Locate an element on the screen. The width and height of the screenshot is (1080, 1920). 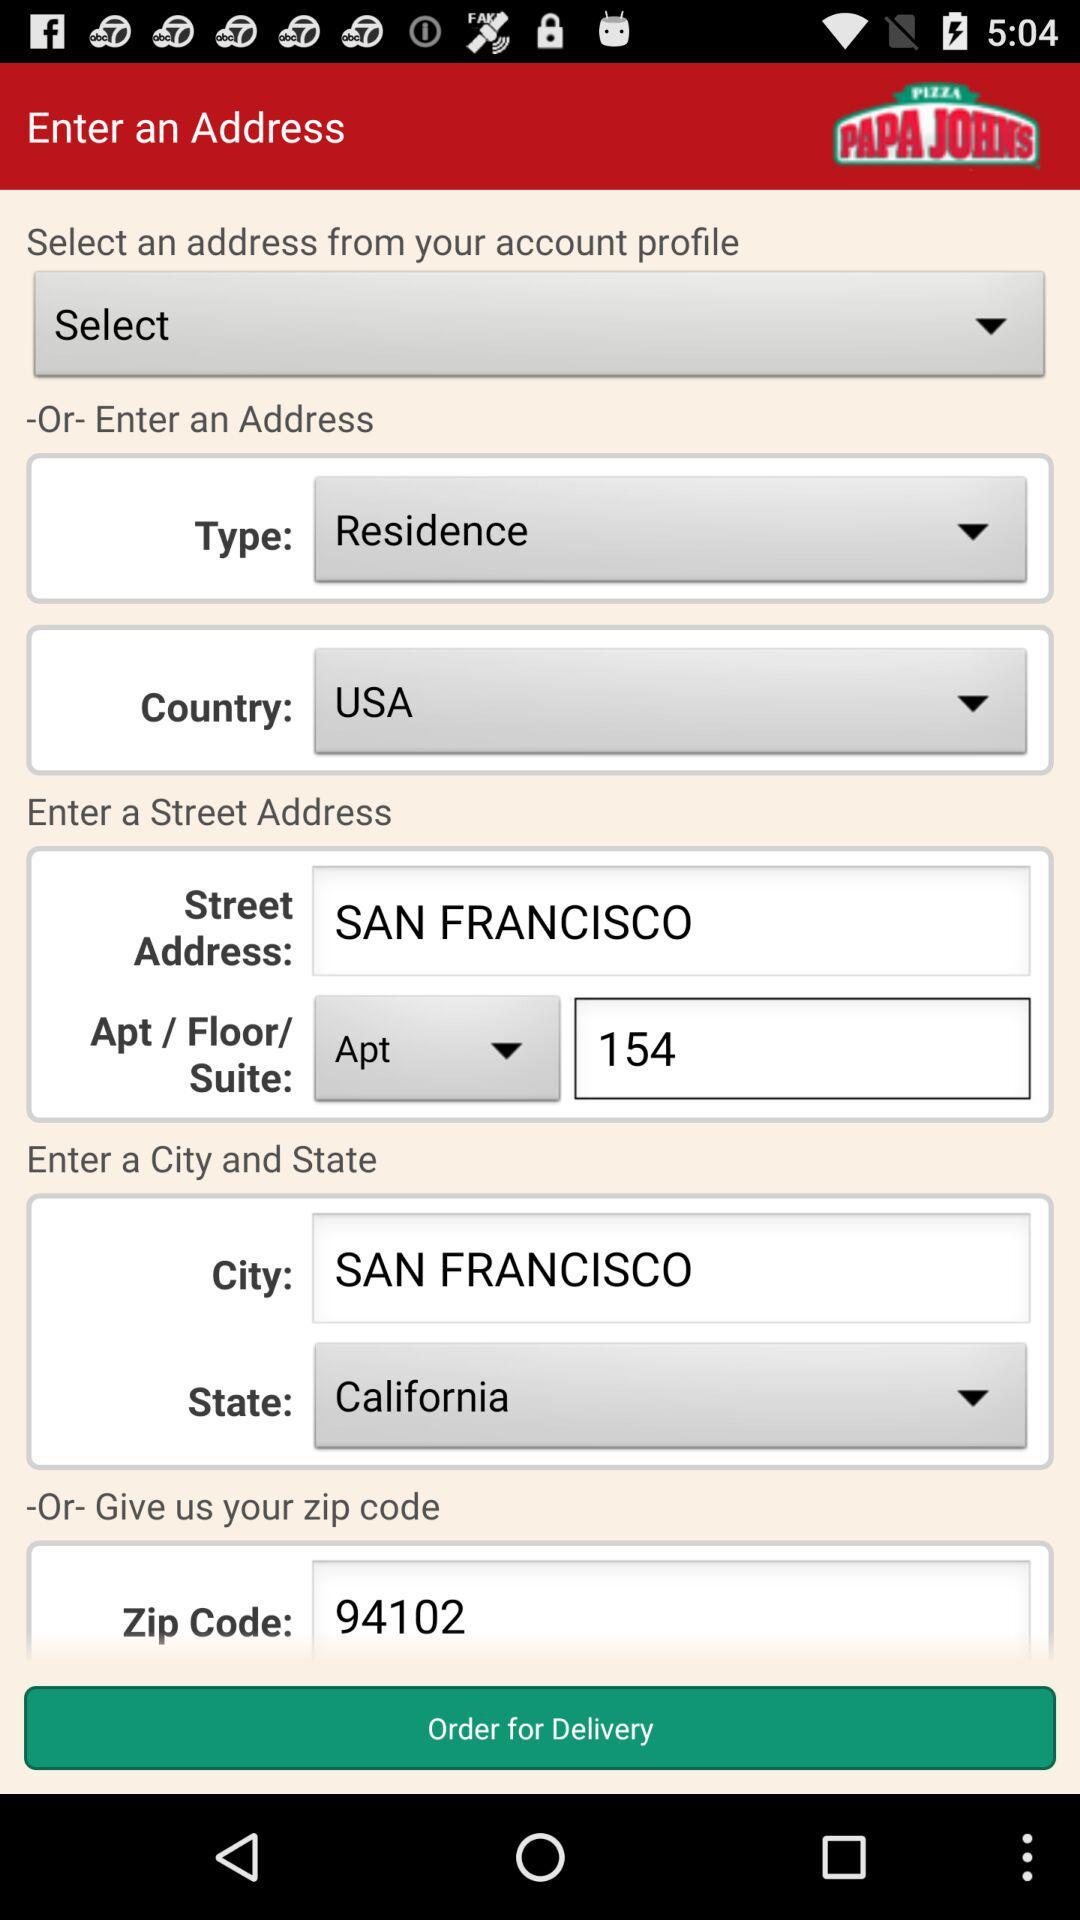
the apartment is located at coordinates (437, 1053).